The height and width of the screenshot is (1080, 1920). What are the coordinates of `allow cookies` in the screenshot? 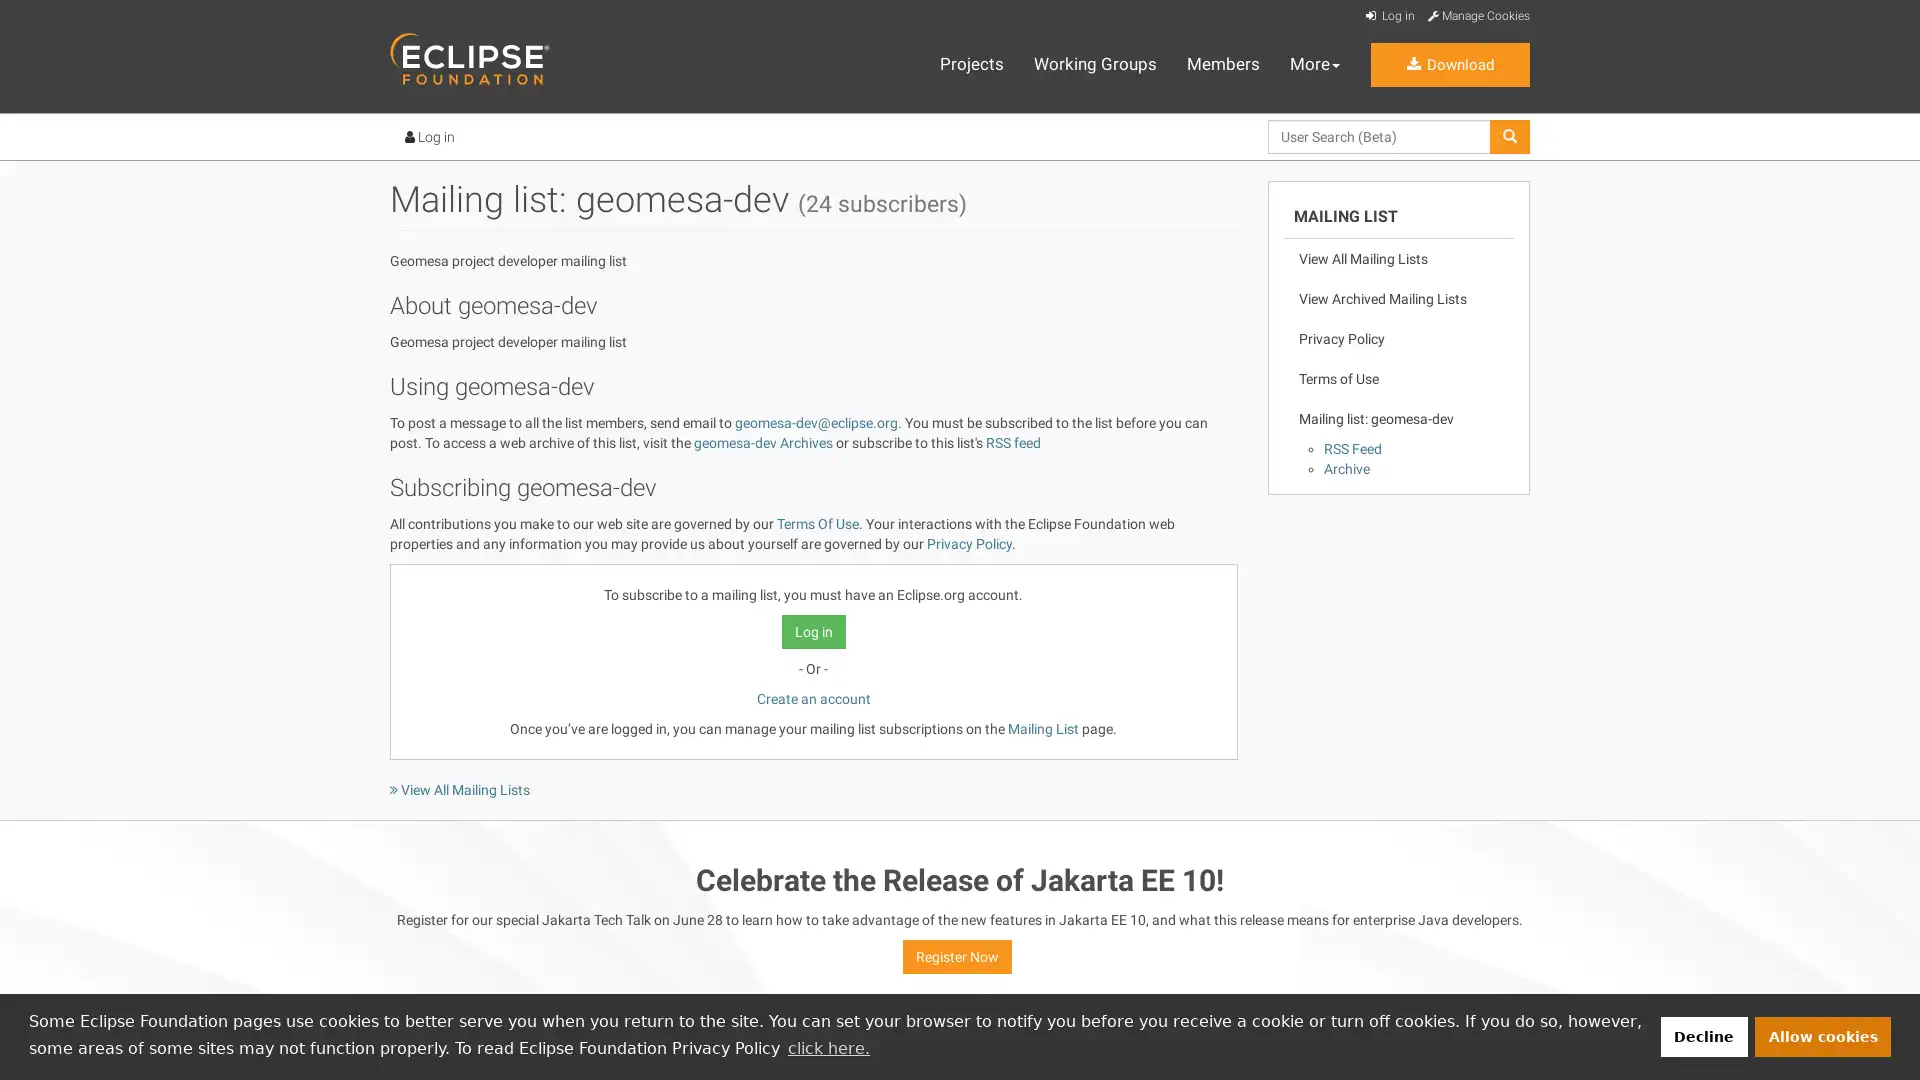 It's located at (1823, 1035).